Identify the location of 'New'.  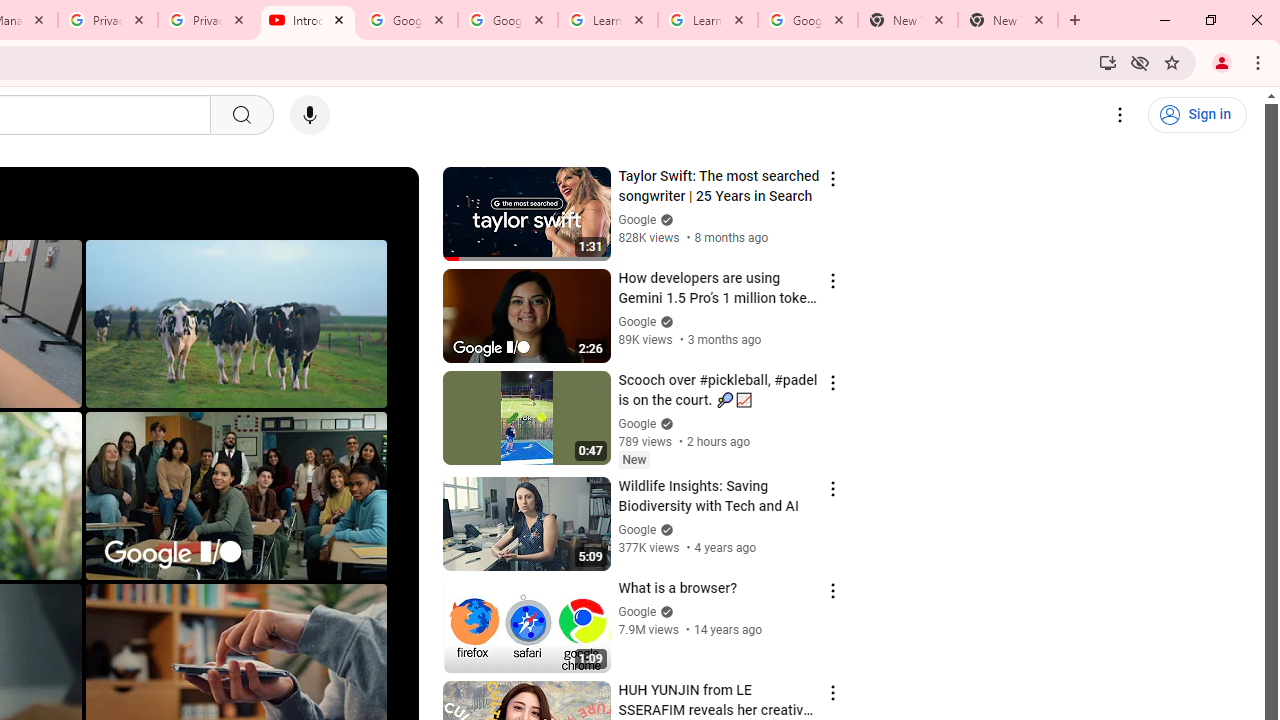
(633, 459).